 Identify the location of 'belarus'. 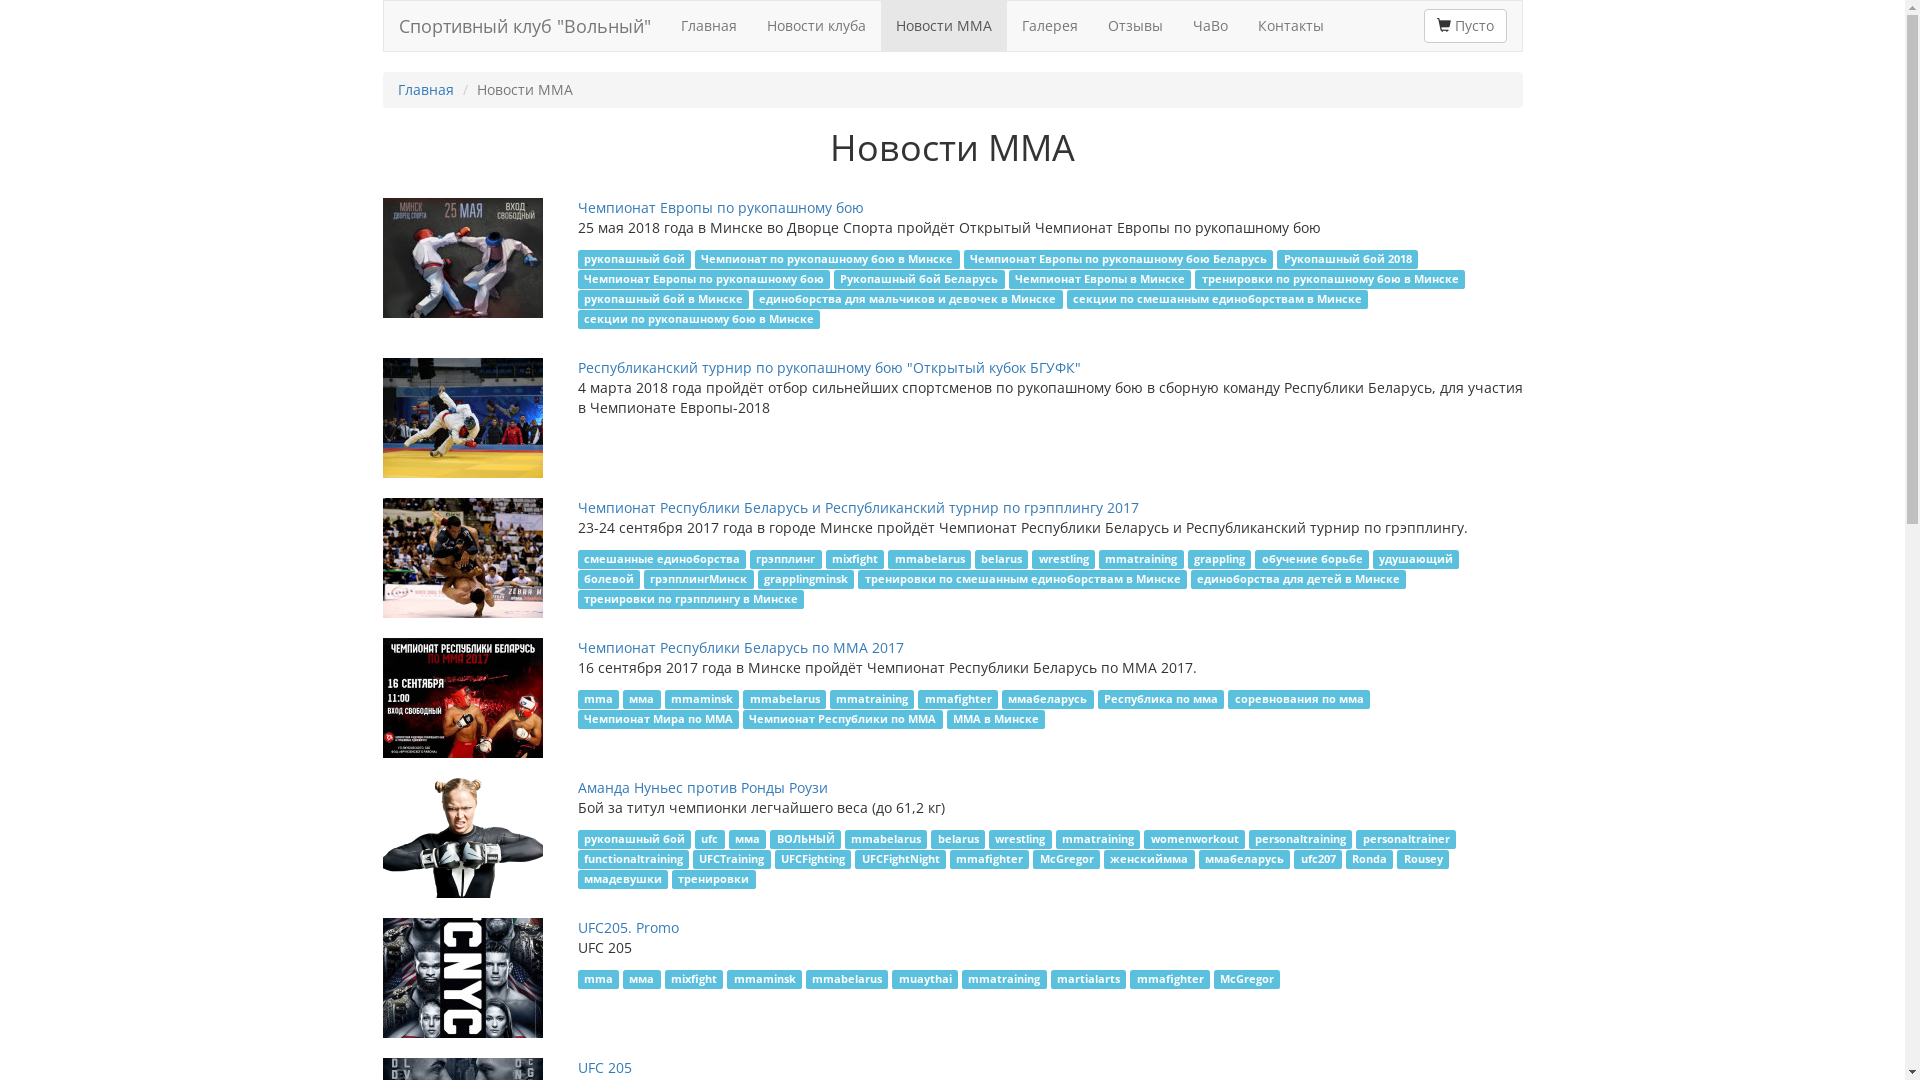
(1002, 559).